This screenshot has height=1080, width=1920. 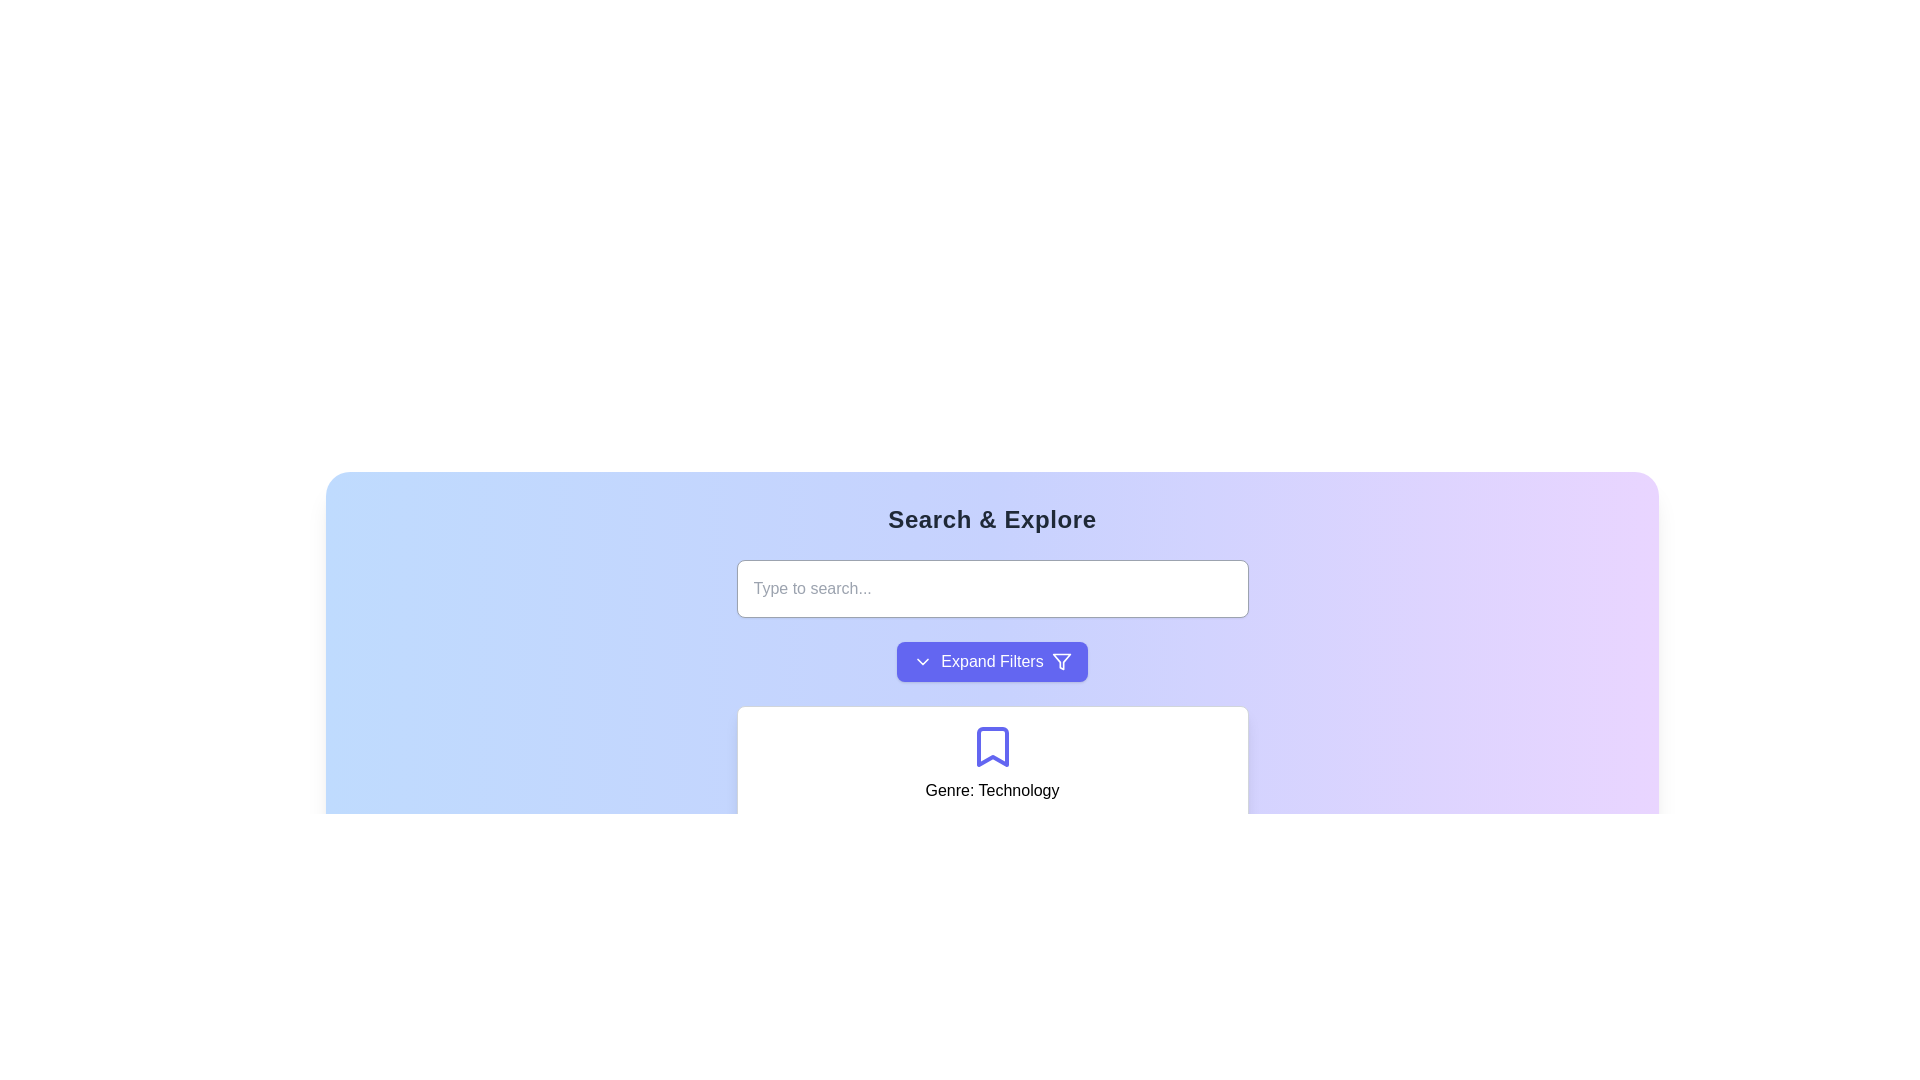 What do you see at coordinates (992, 789) in the screenshot?
I see `text label that displays 'Genre: Technology', which is located near the center horizontally and in the upper region of the main content area` at bounding box center [992, 789].